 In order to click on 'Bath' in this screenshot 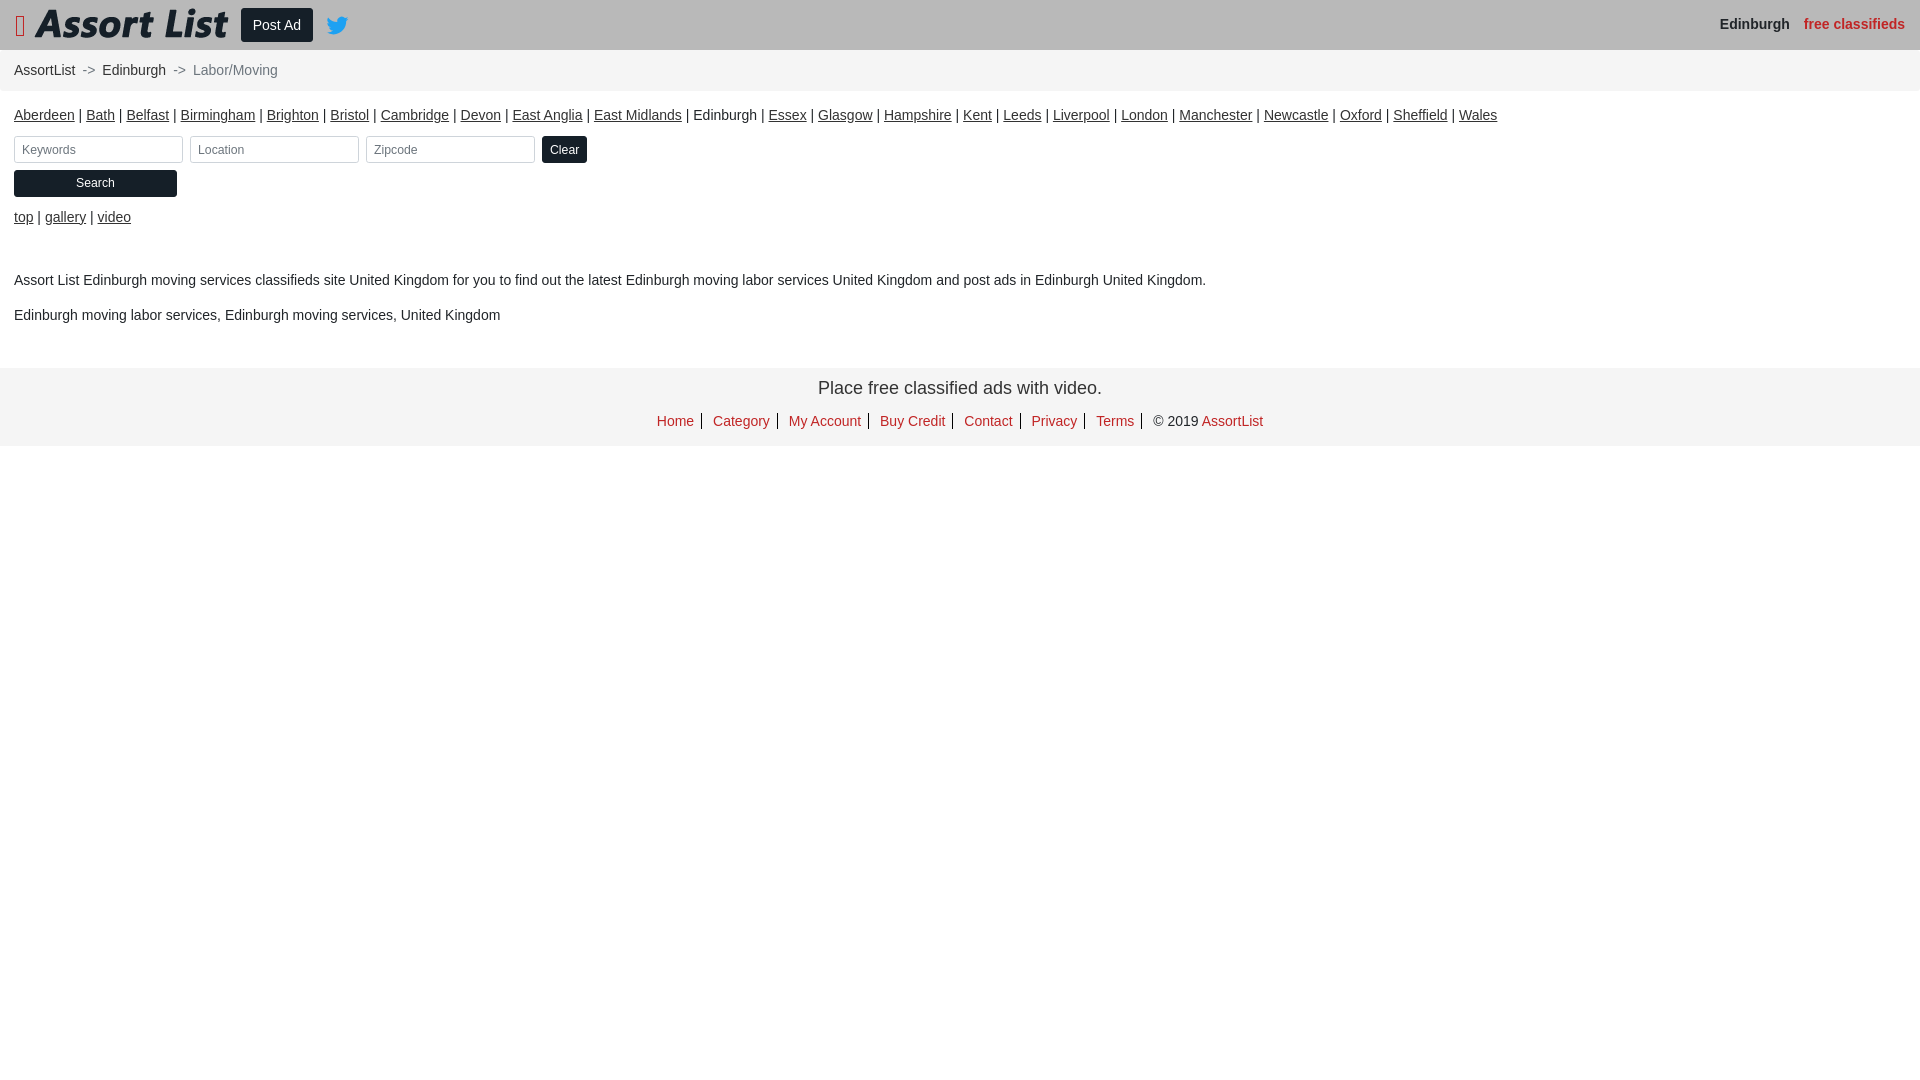, I will do `click(99, 115)`.